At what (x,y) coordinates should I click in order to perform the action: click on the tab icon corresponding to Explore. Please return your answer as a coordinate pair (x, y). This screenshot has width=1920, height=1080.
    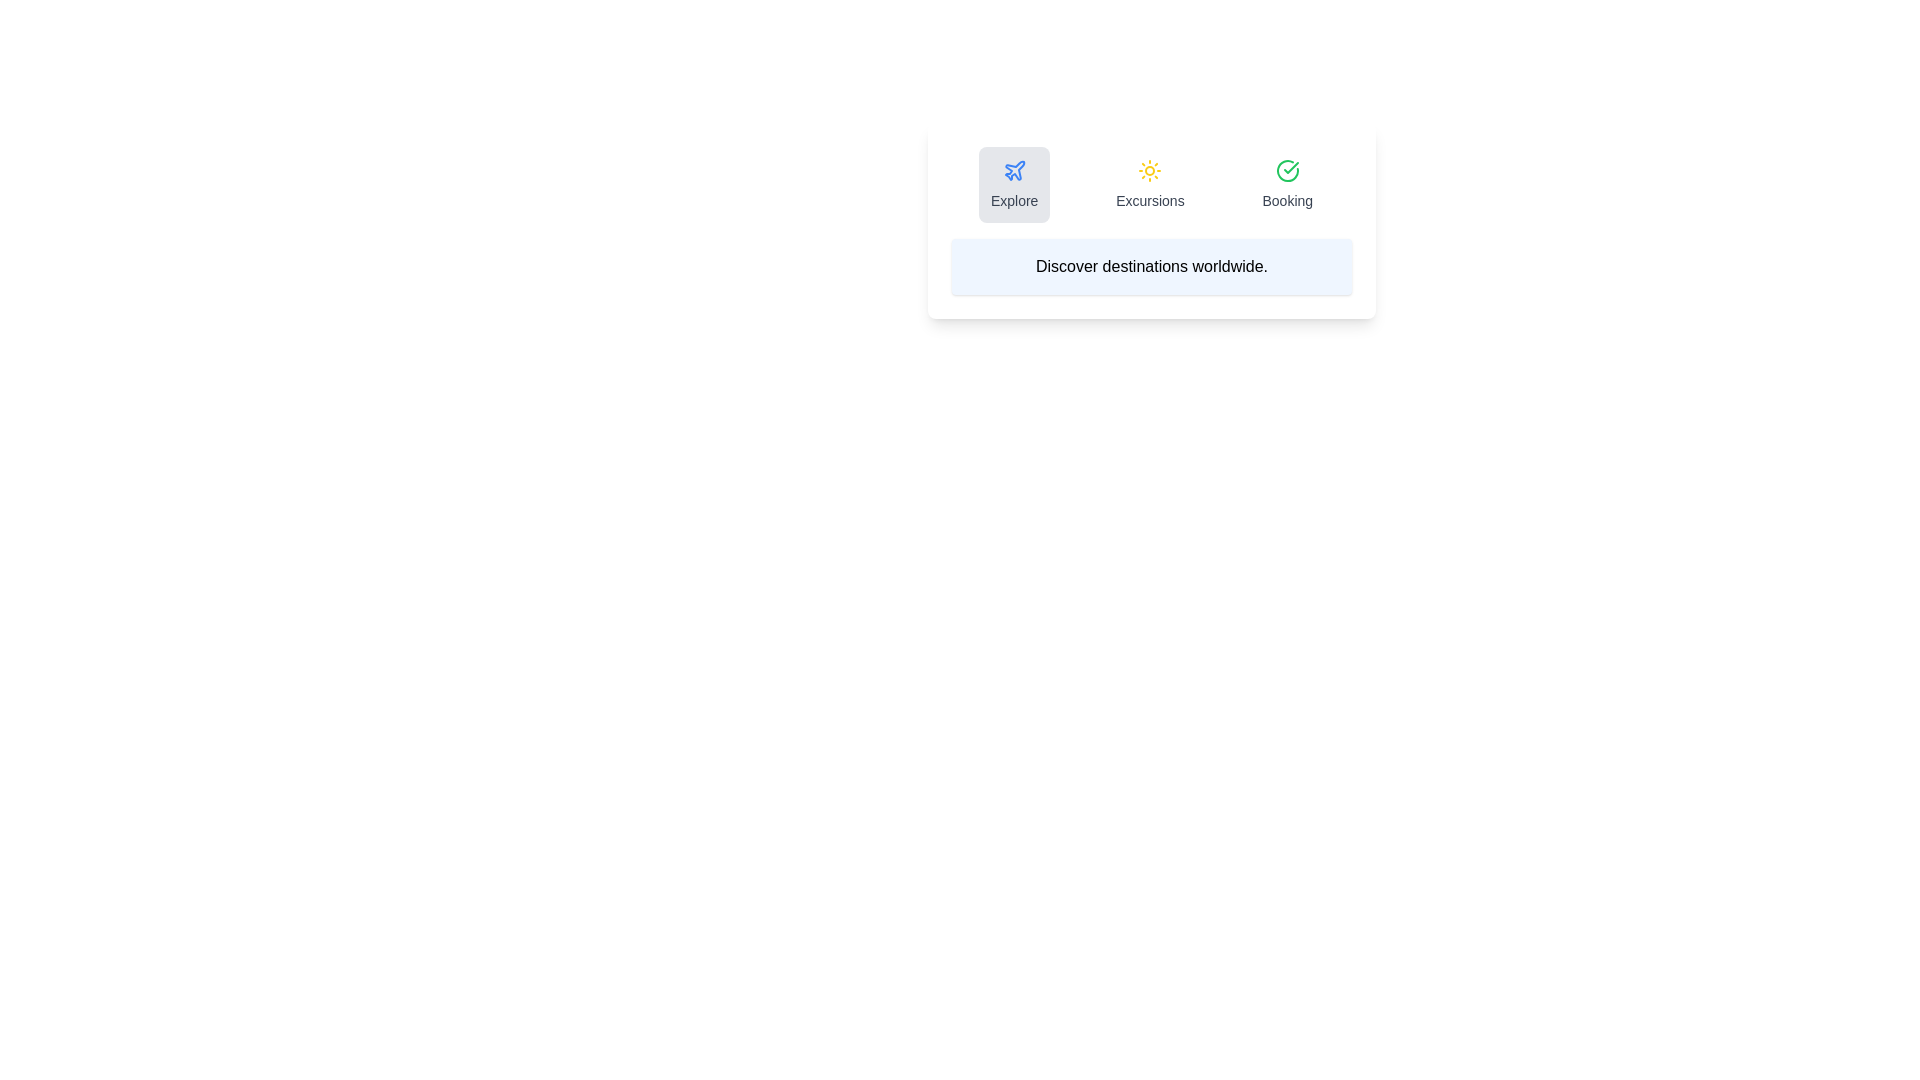
    Looking at the image, I should click on (1014, 185).